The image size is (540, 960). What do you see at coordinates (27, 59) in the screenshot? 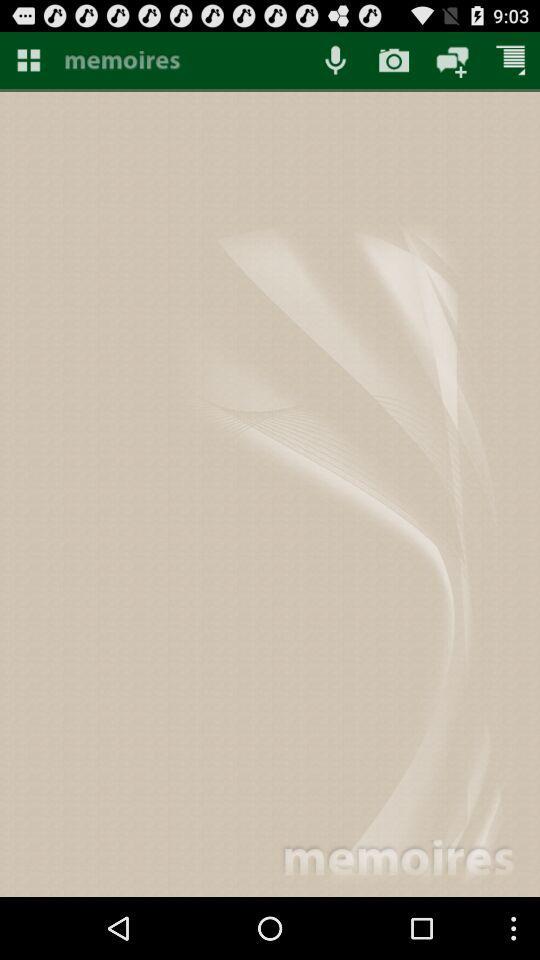
I see `albums` at bounding box center [27, 59].